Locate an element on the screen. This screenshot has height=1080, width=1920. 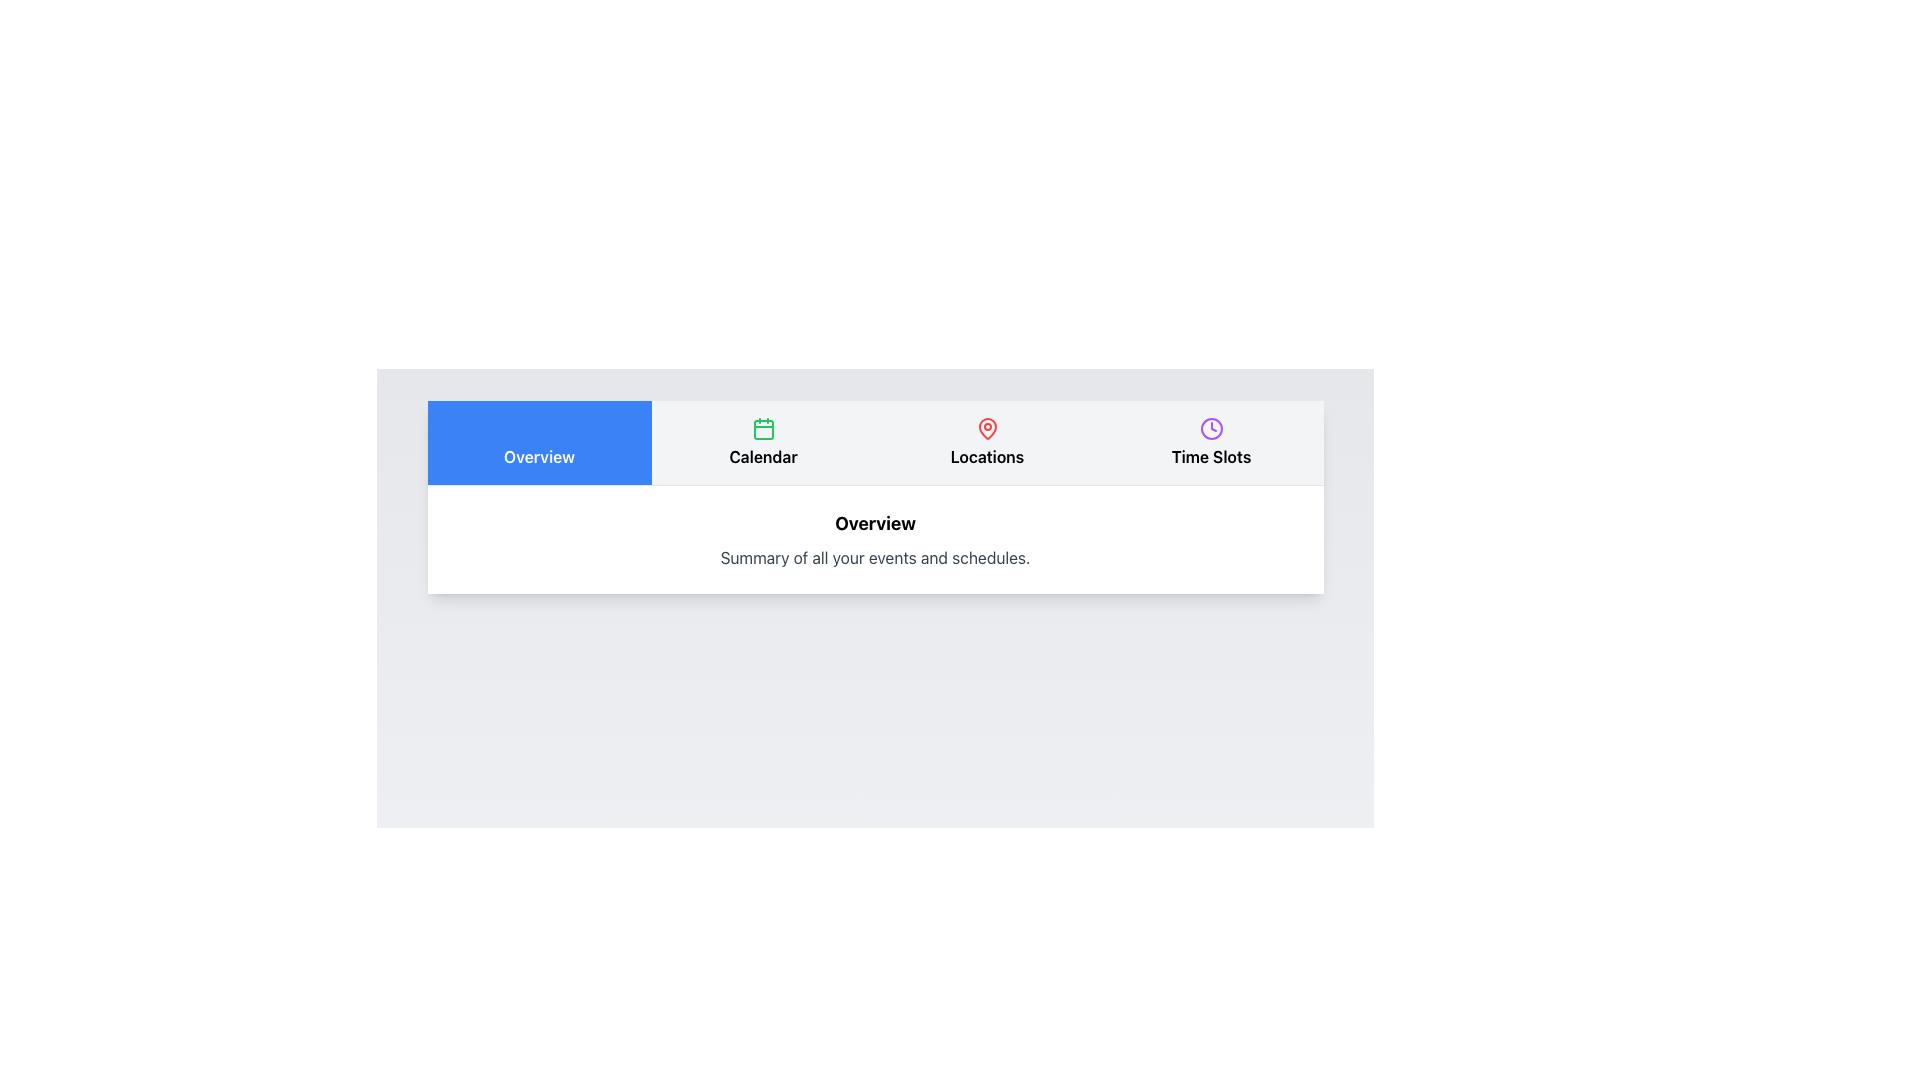
the 'Locations' navigation option in the middle of the navigation bar is located at coordinates (987, 442).